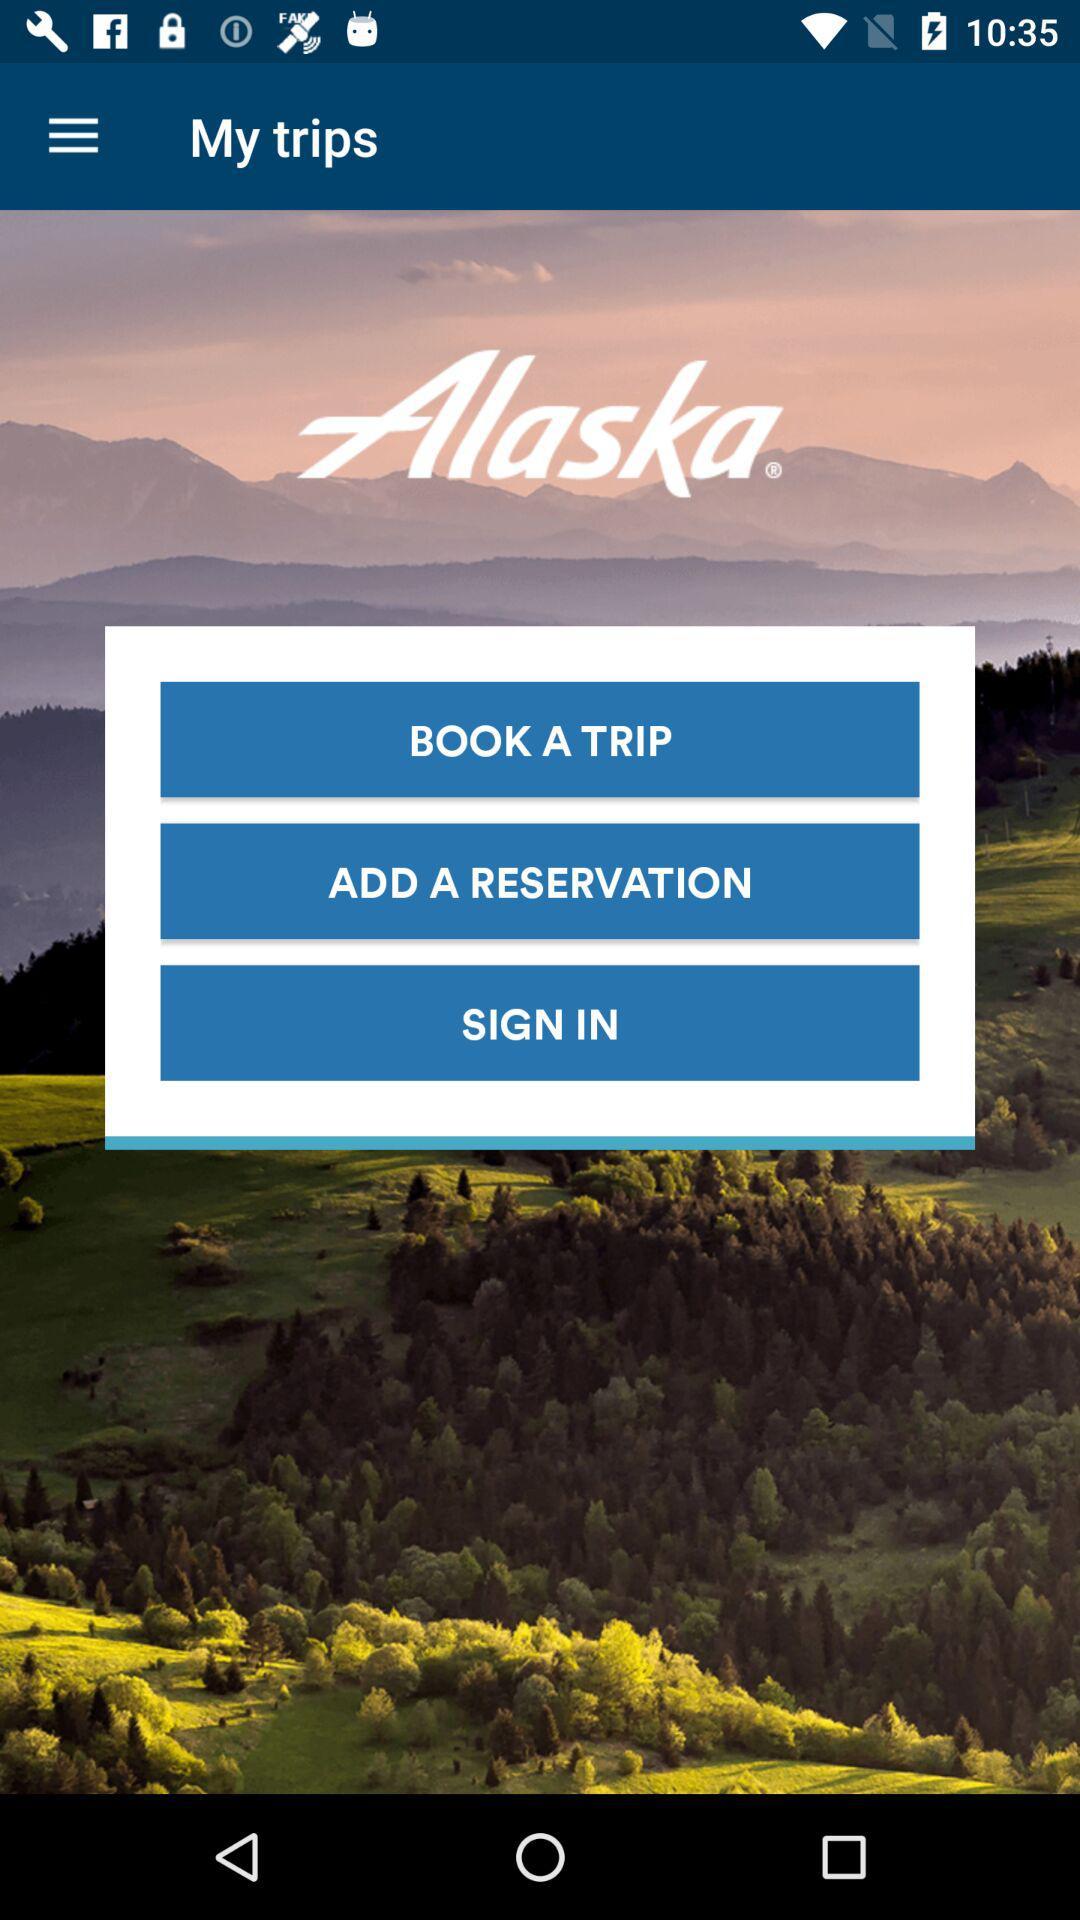  I want to click on book a trip, so click(540, 738).